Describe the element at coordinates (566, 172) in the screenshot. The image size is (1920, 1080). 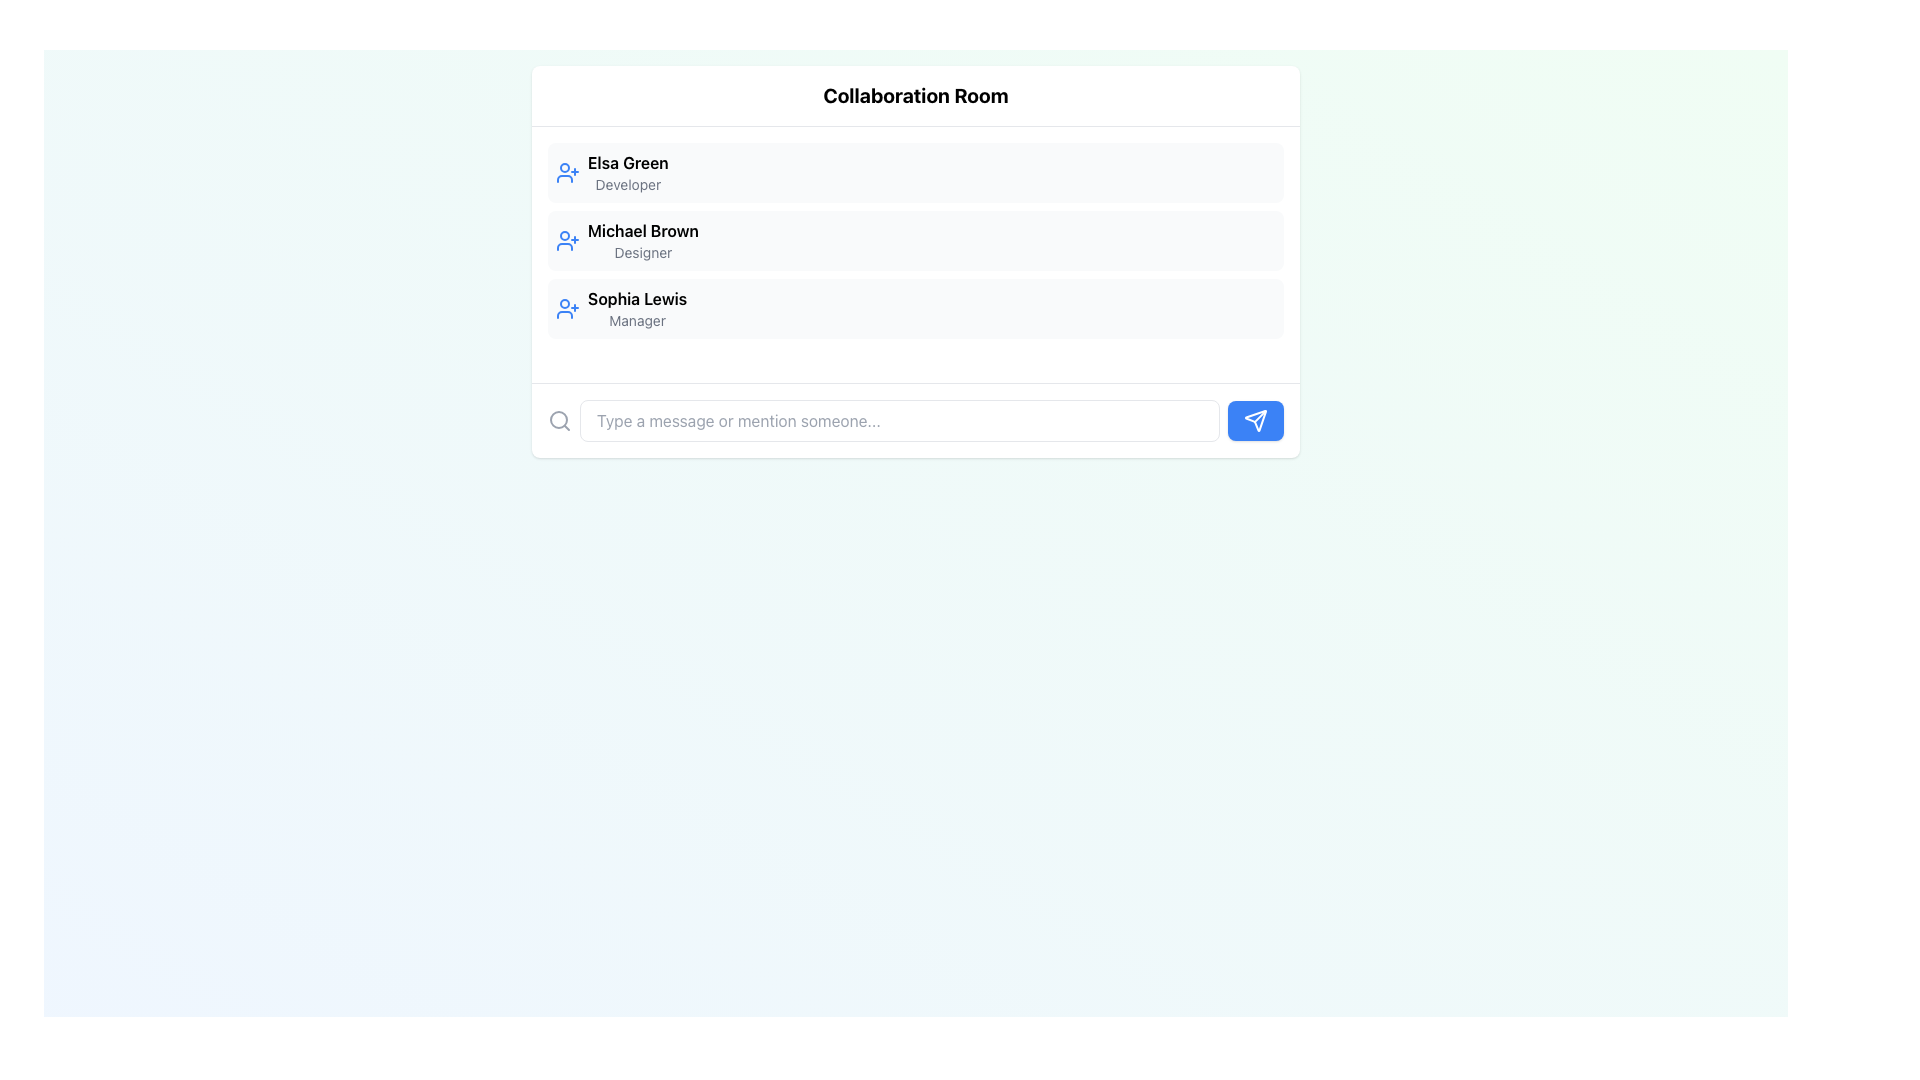
I see `the icon representing the action to connect with 'Elsa Green'` at that location.